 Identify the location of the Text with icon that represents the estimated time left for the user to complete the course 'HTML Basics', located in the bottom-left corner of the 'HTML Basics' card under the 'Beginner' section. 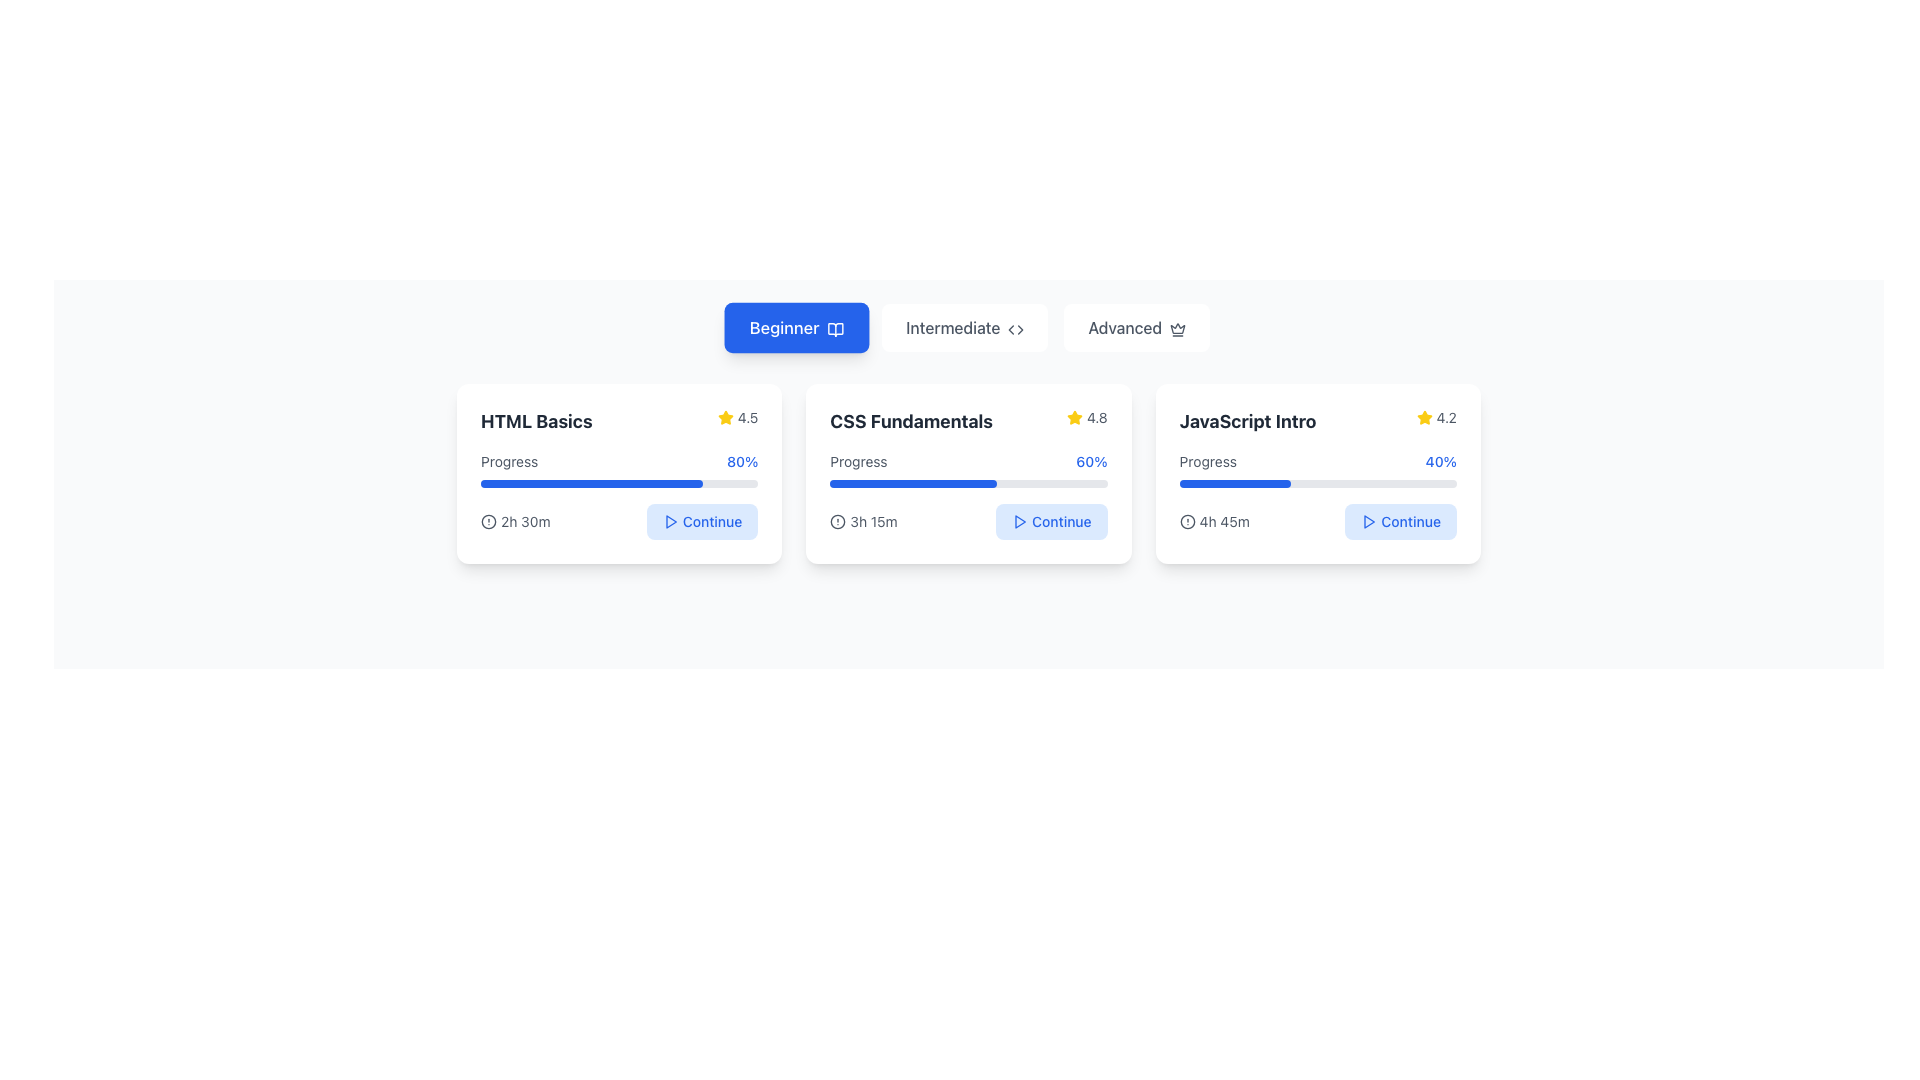
(515, 520).